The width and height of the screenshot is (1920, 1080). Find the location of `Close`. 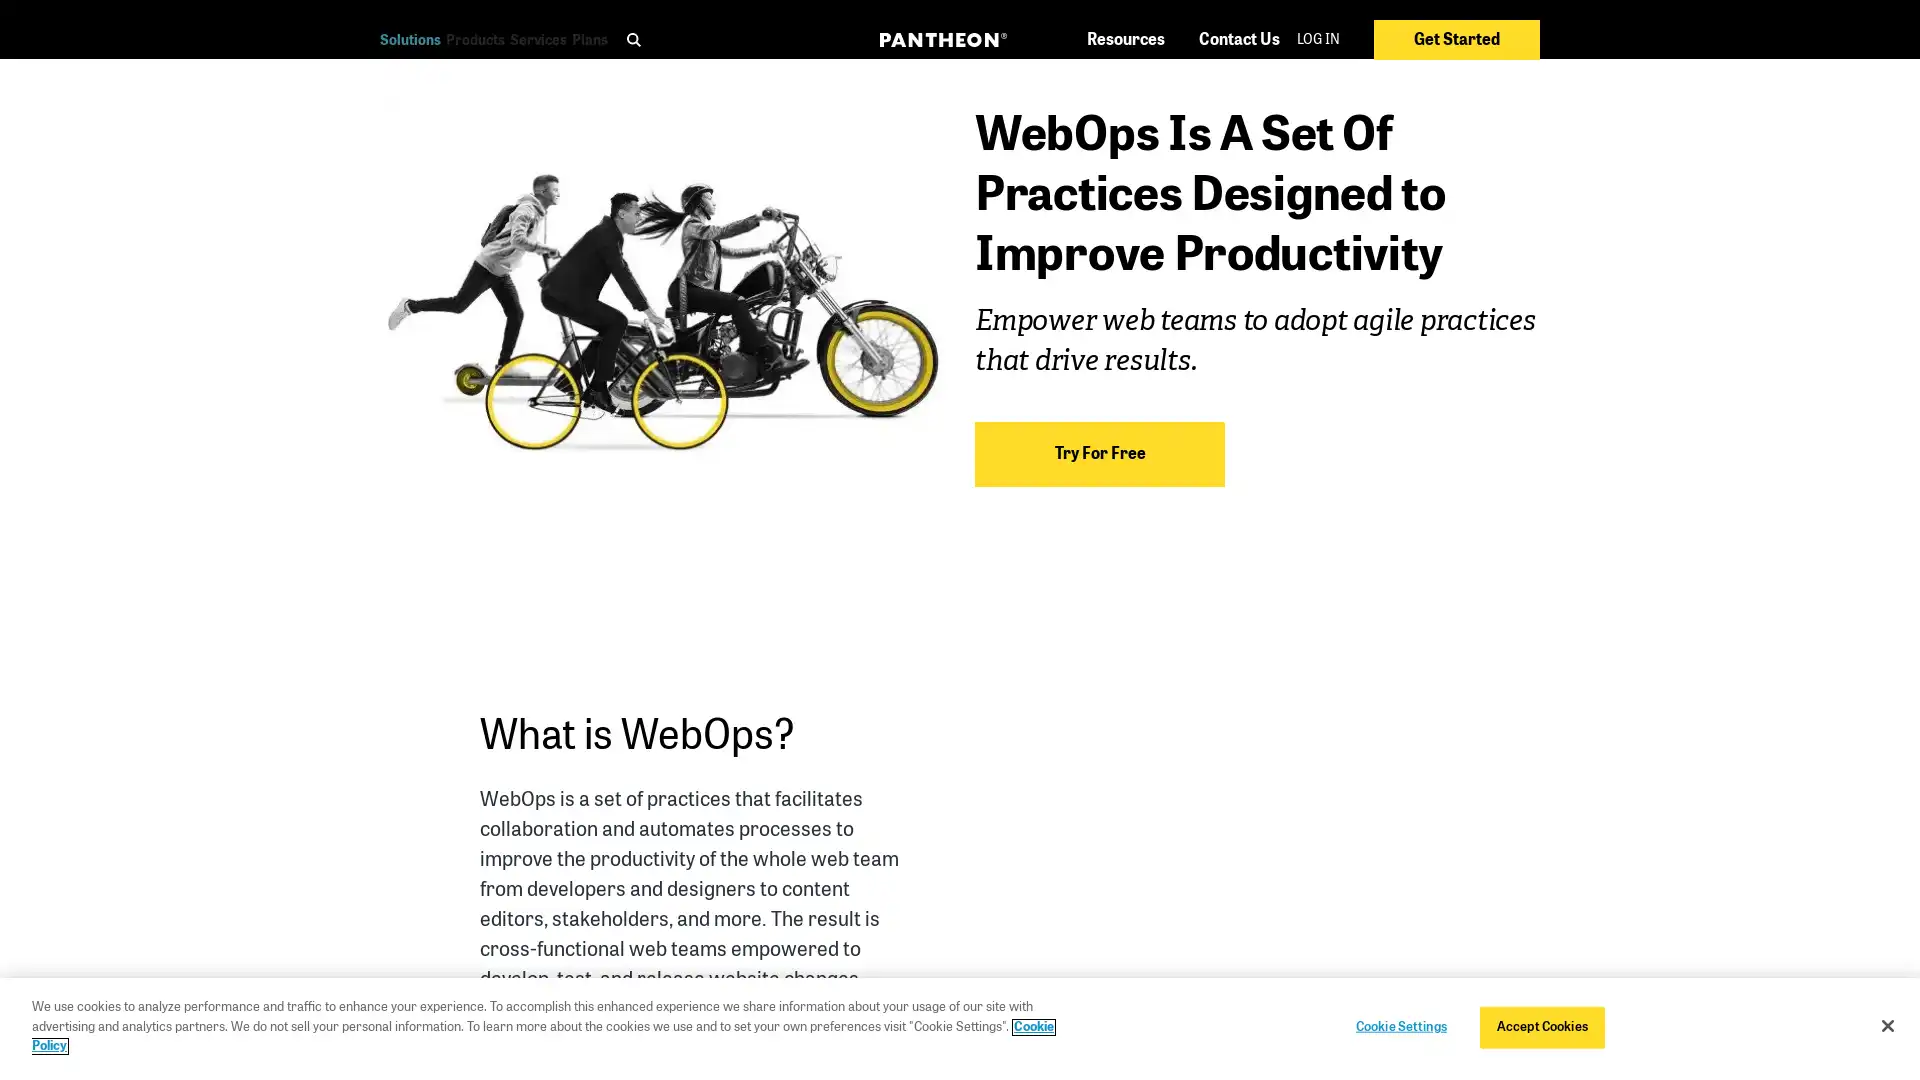

Close is located at coordinates (1886, 1026).